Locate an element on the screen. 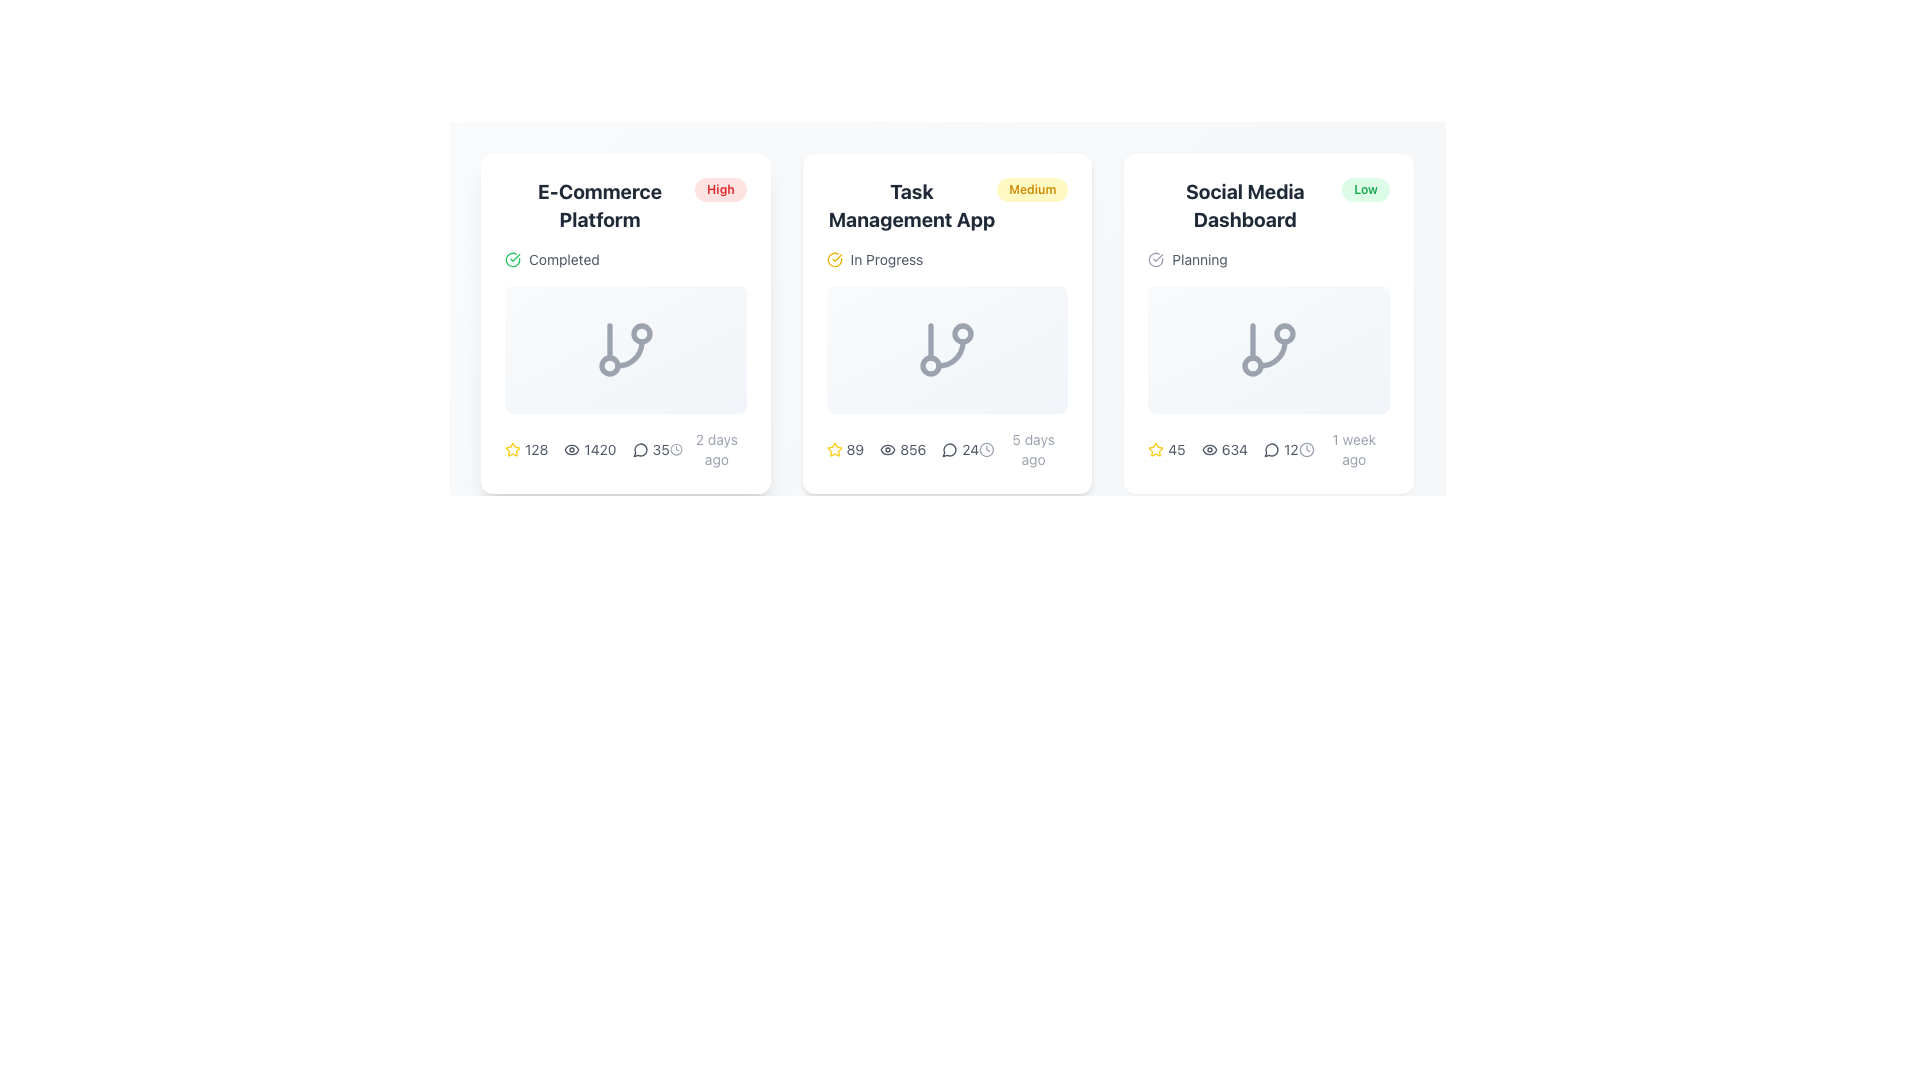 This screenshot has height=1080, width=1920. the numerical value text component located in the bottom row of the 'Social Media Dashboard' card, positioned directly to the right of the eye icon, which indicates the number of views is located at coordinates (1233, 450).